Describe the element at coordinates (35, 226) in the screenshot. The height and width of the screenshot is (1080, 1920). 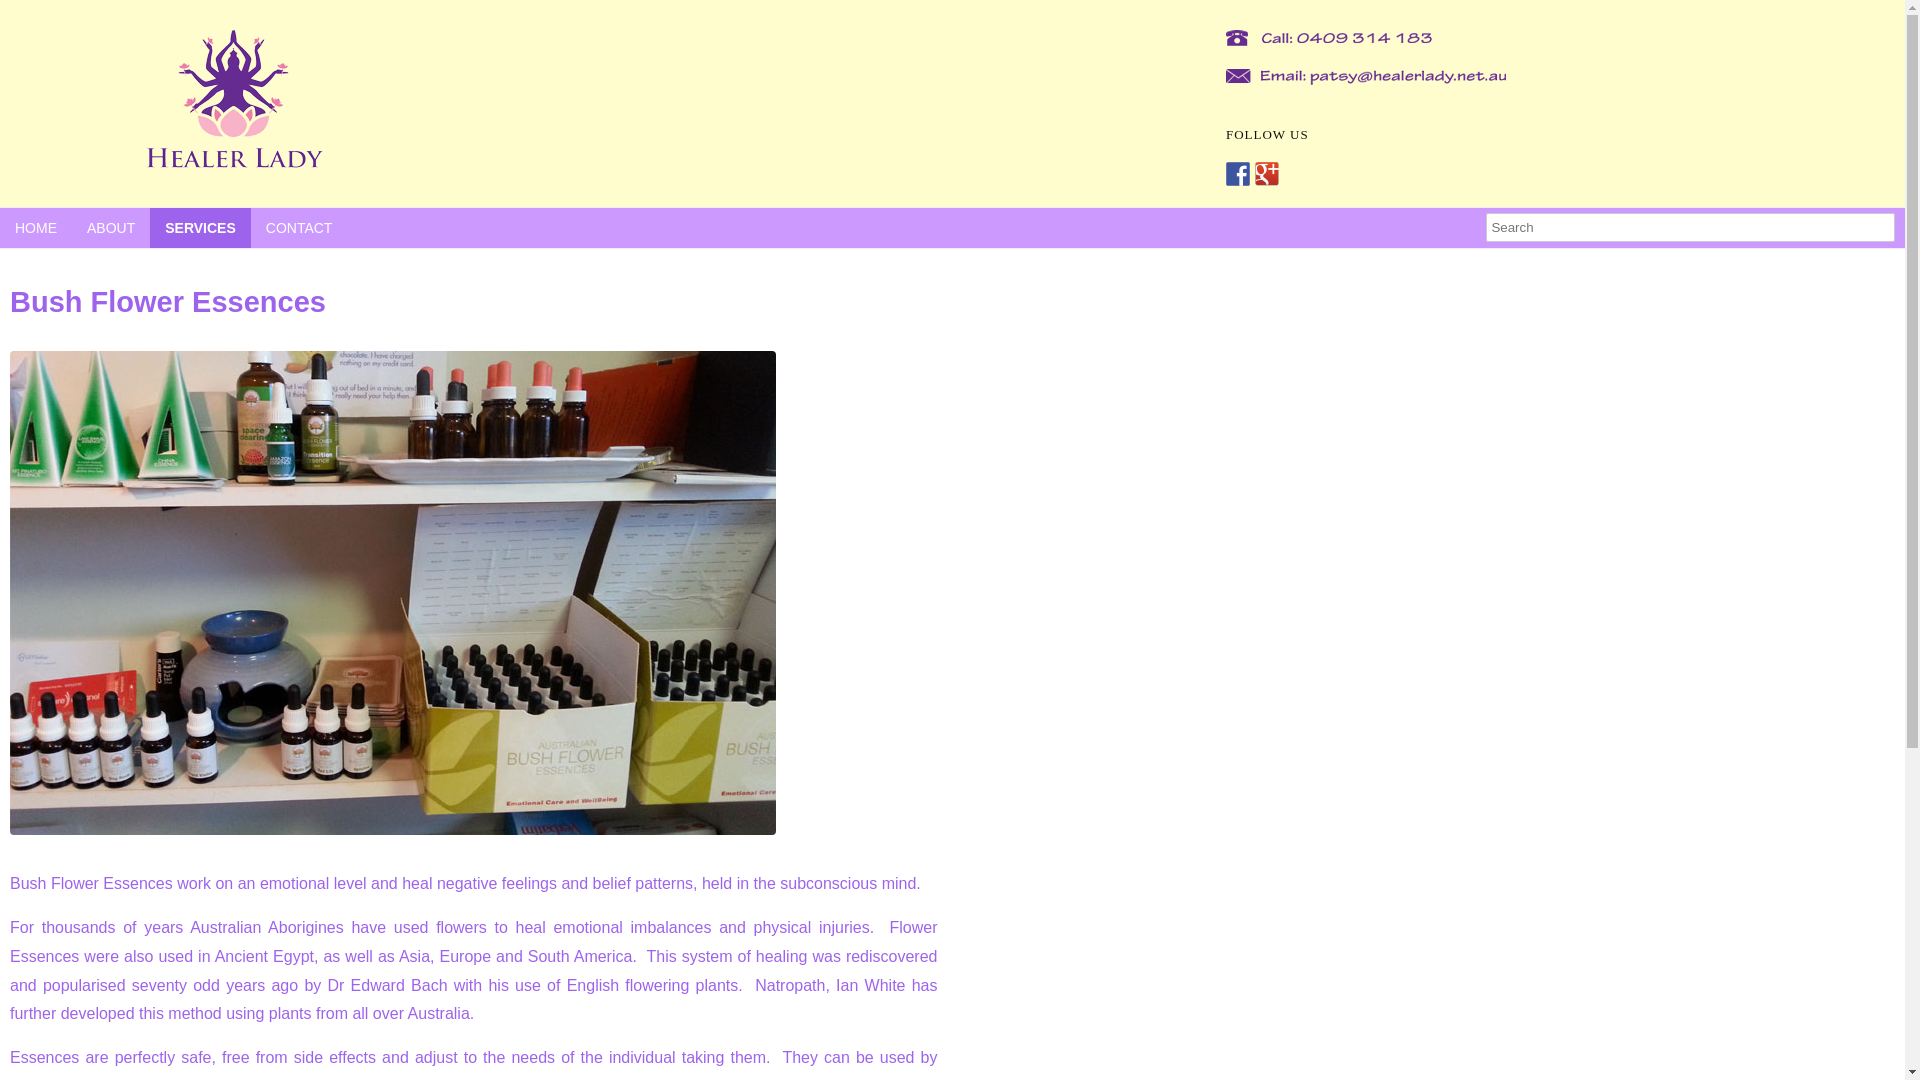
I see `'HOME'` at that location.